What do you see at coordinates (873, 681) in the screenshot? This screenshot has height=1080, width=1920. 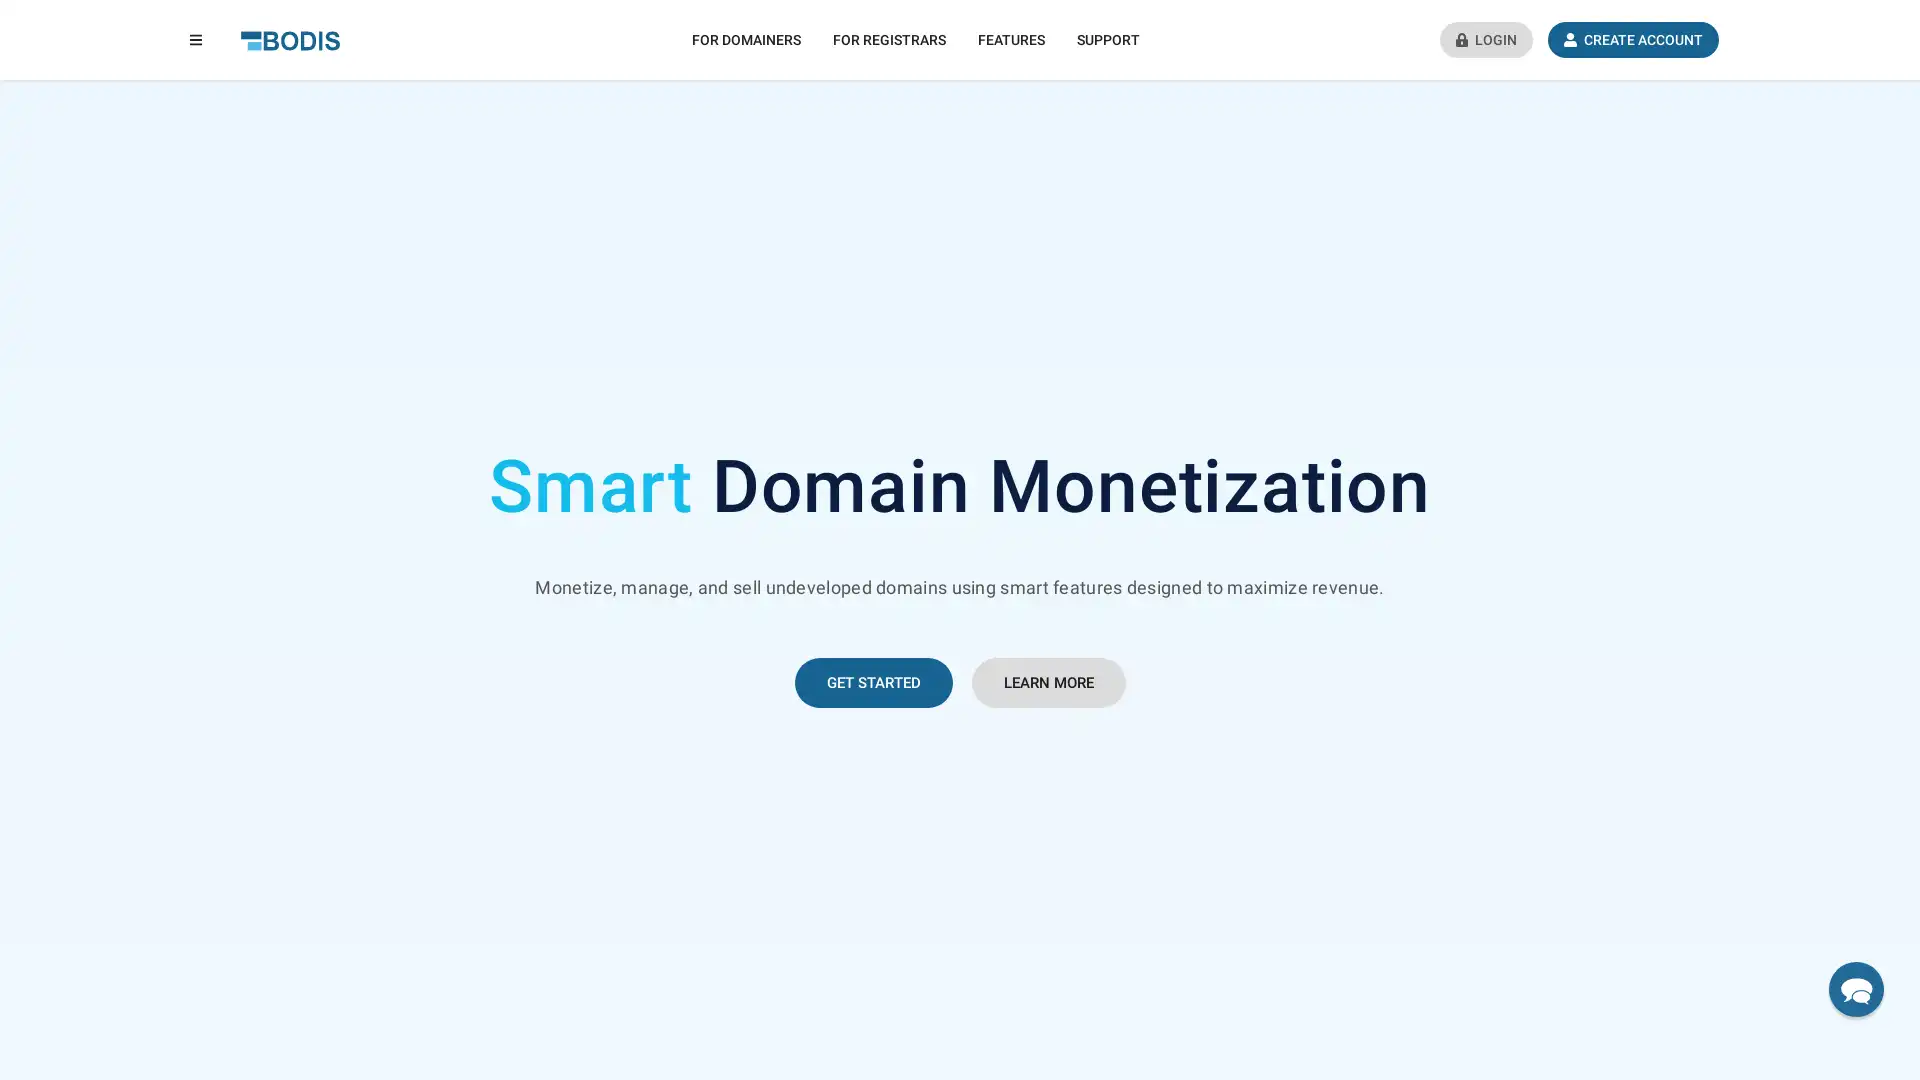 I see `GET STARTED` at bounding box center [873, 681].